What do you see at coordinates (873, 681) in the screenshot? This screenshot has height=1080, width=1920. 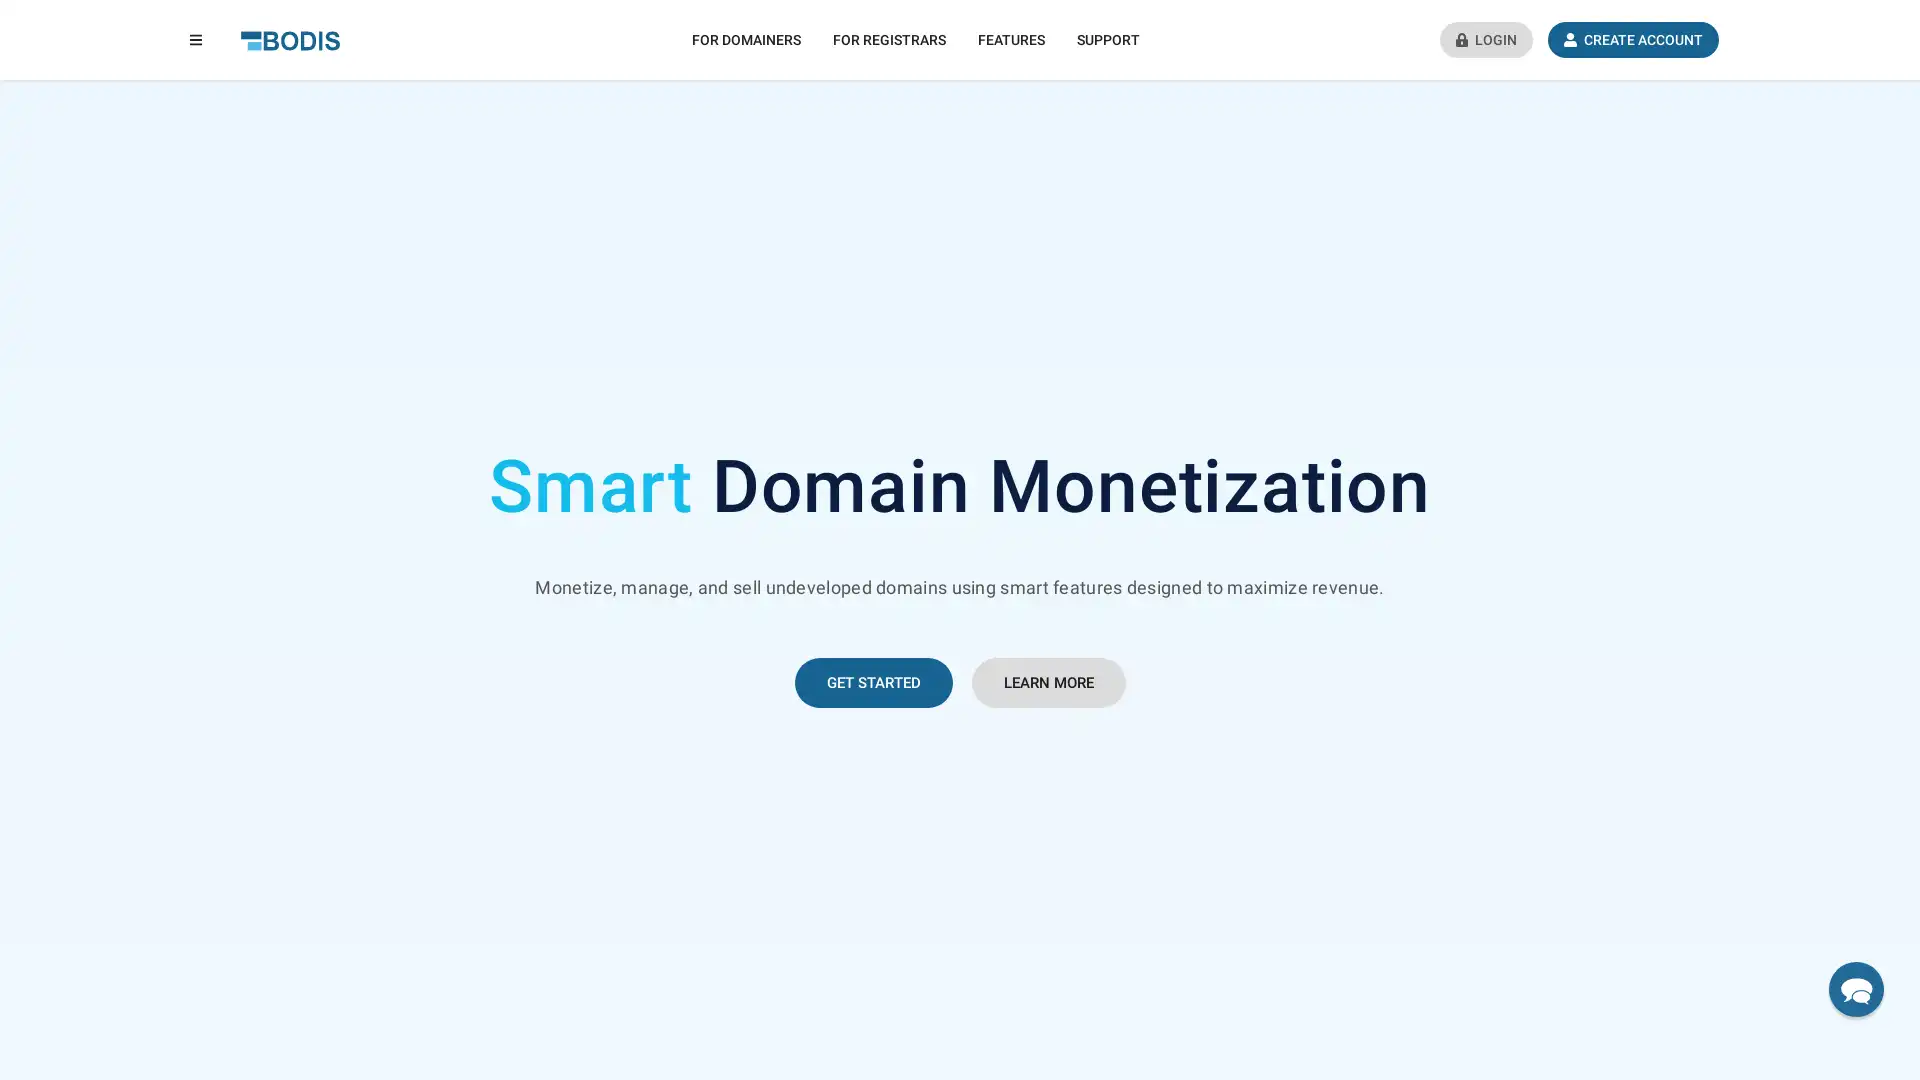 I see `GET STARTED` at bounding box center [873, 681].